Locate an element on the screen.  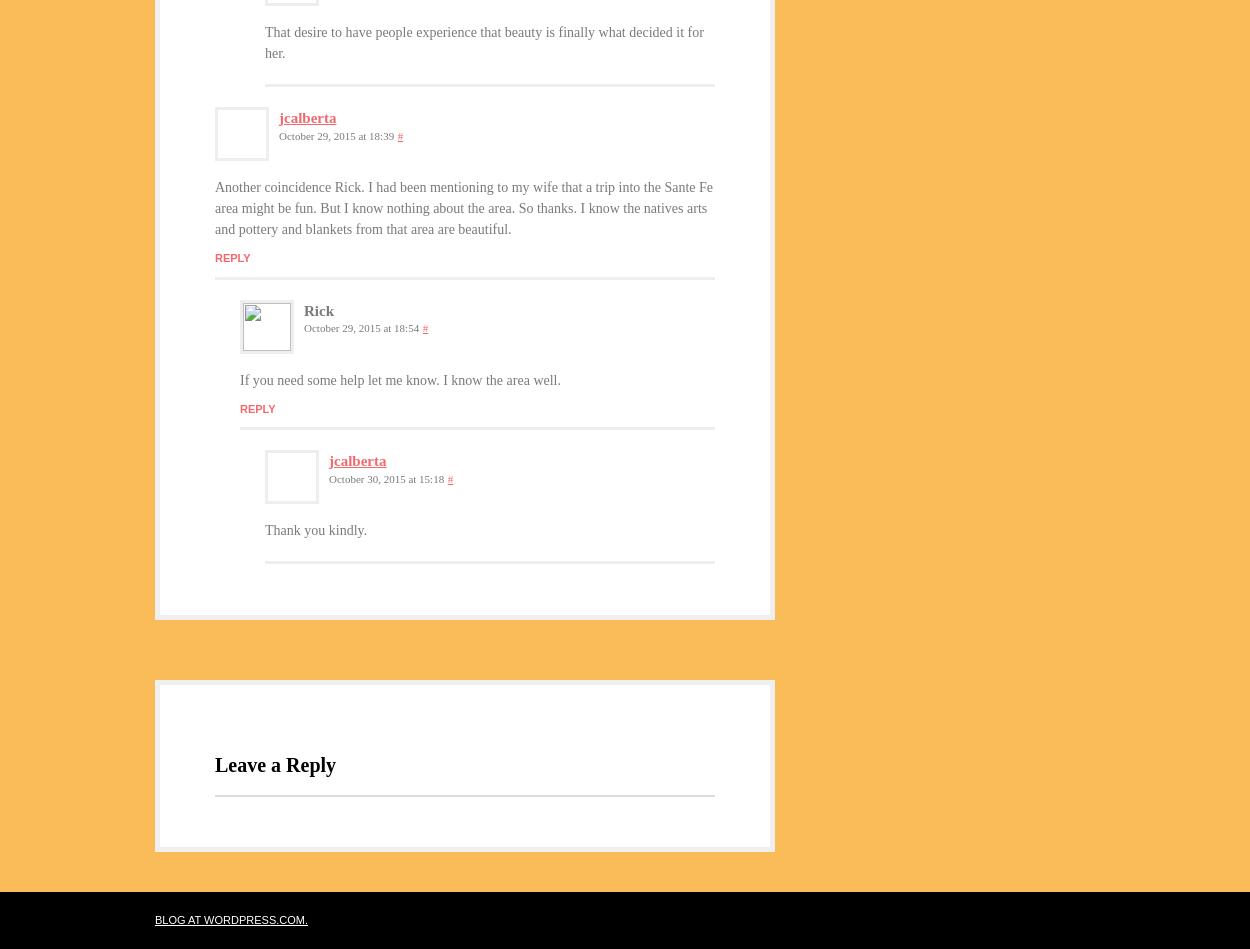
'Rick' is located at coordinates (304, 309).